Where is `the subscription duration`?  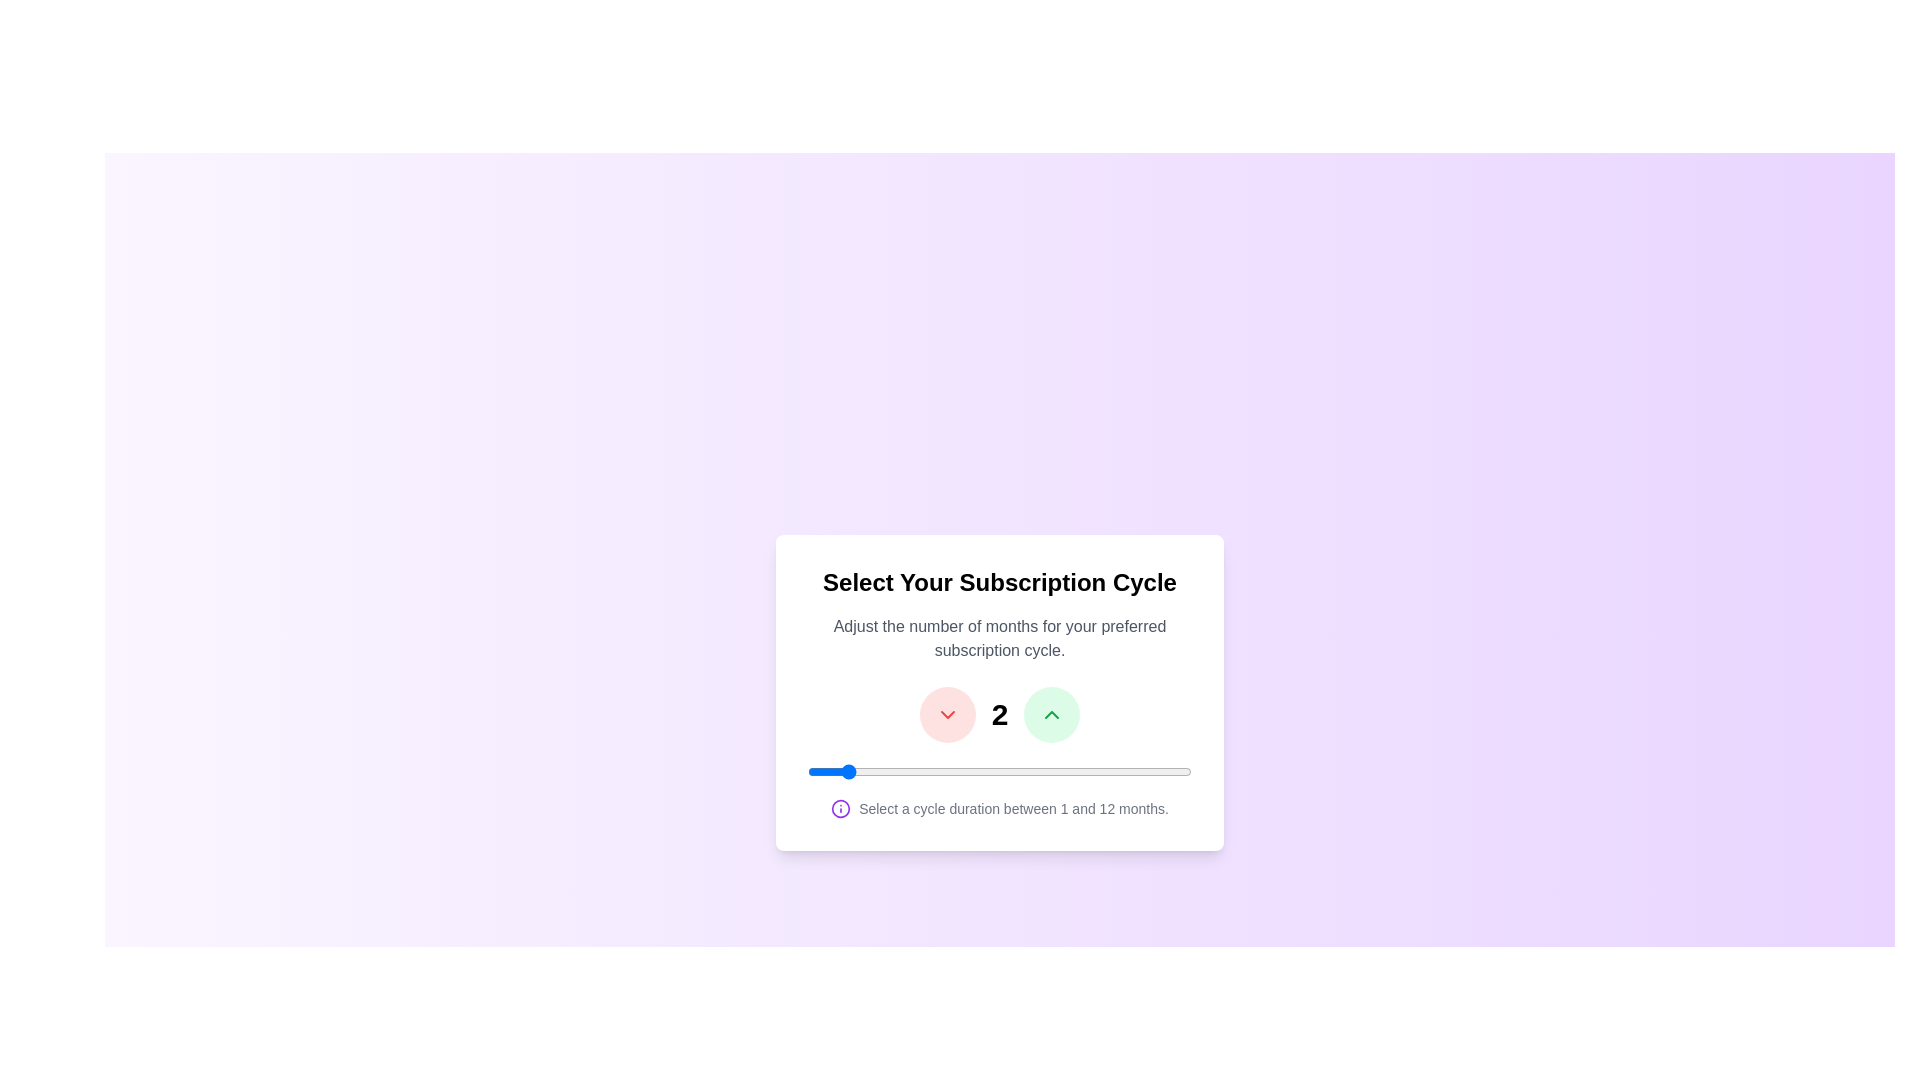 the subscription duration is located at coordinates (1051, 770).